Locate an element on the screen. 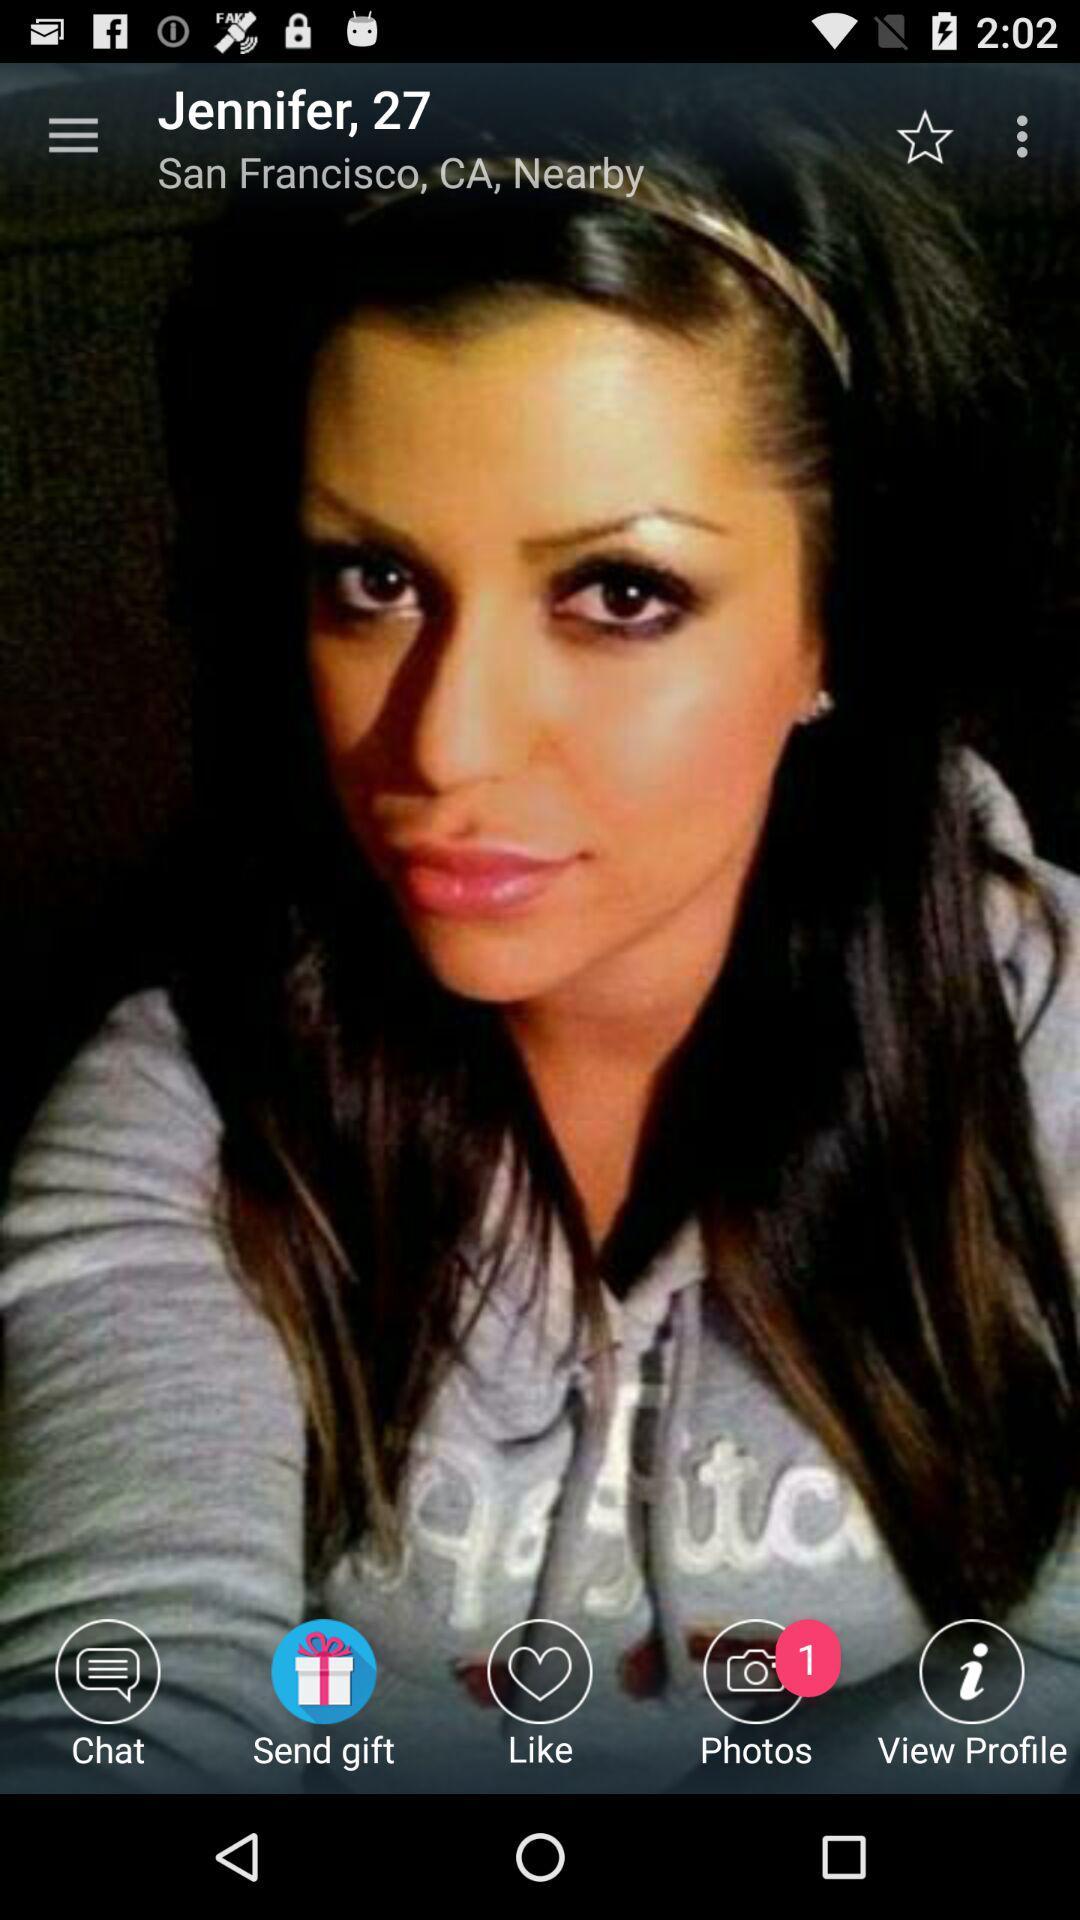  the icon to the left of the like is located at coordinates (323, 1705).